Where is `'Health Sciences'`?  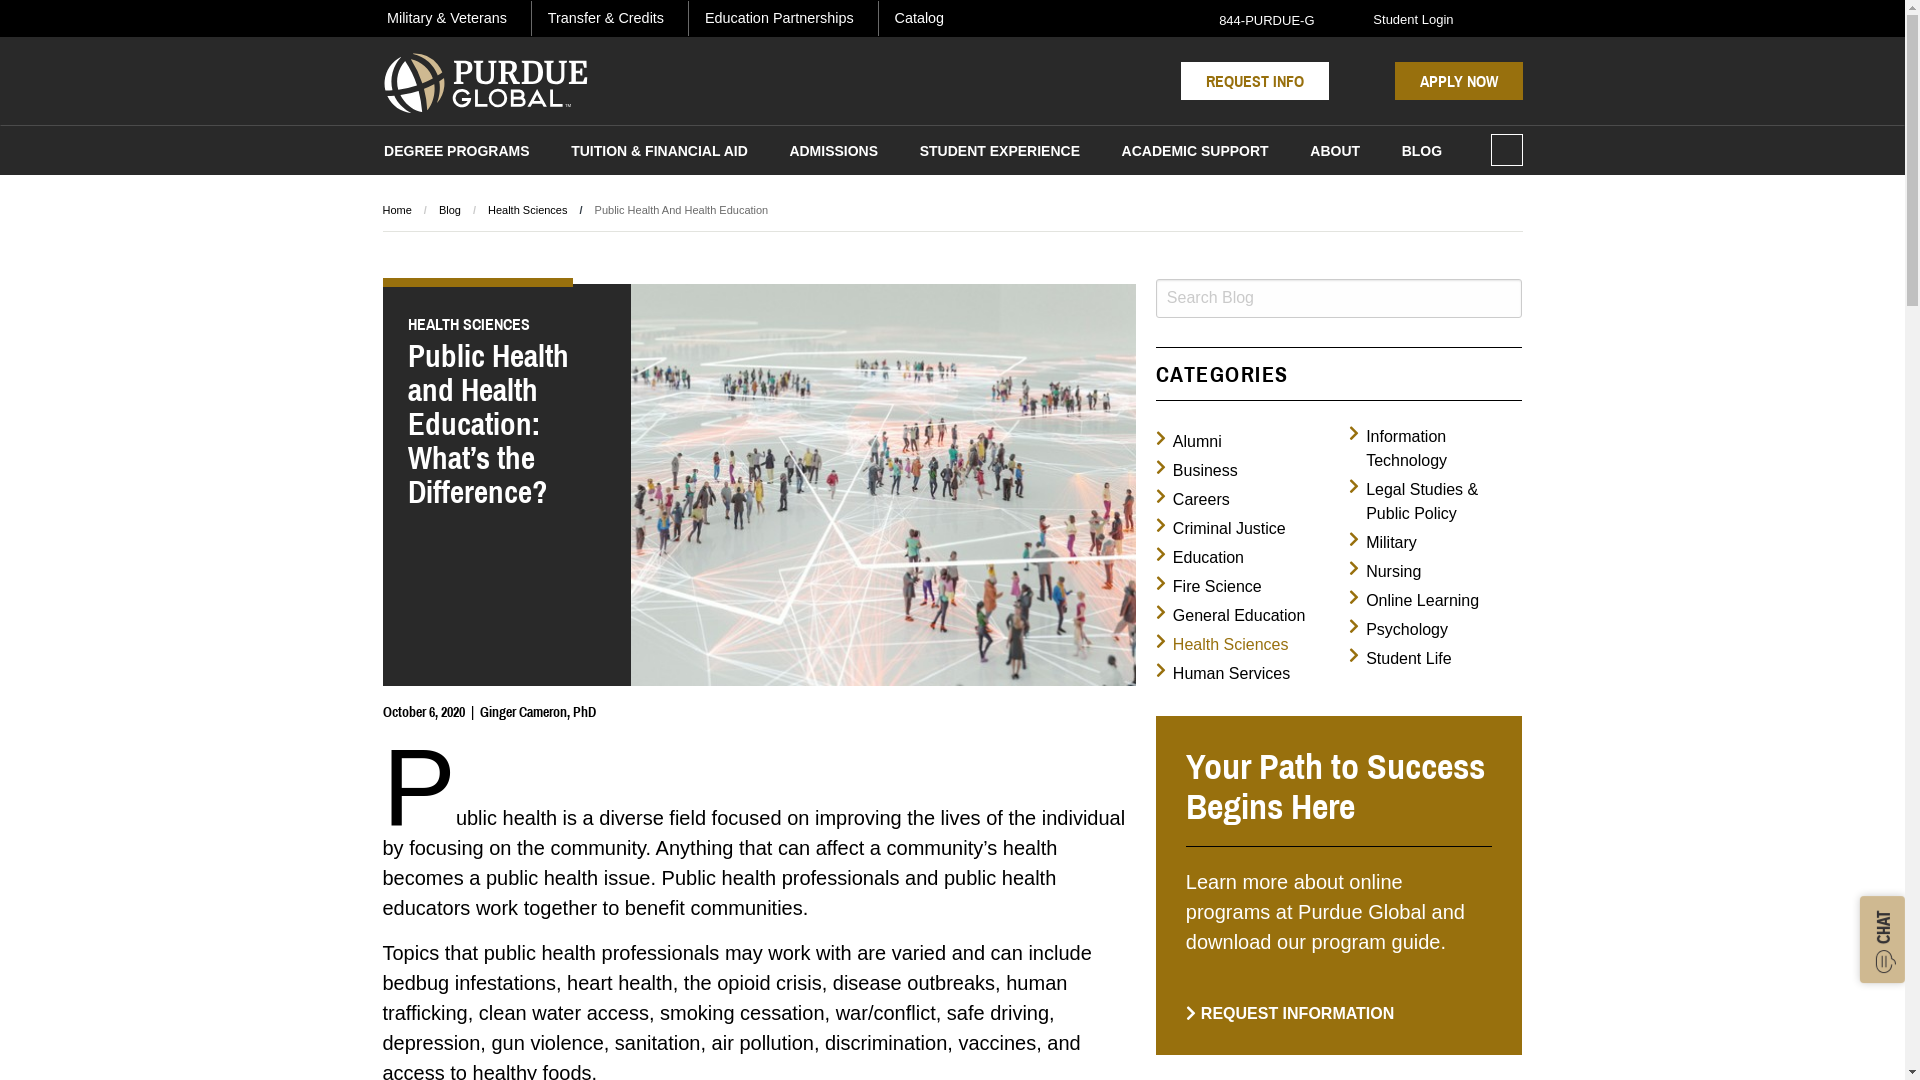
'Health Sciences' is located at coordinates (1221, 644).